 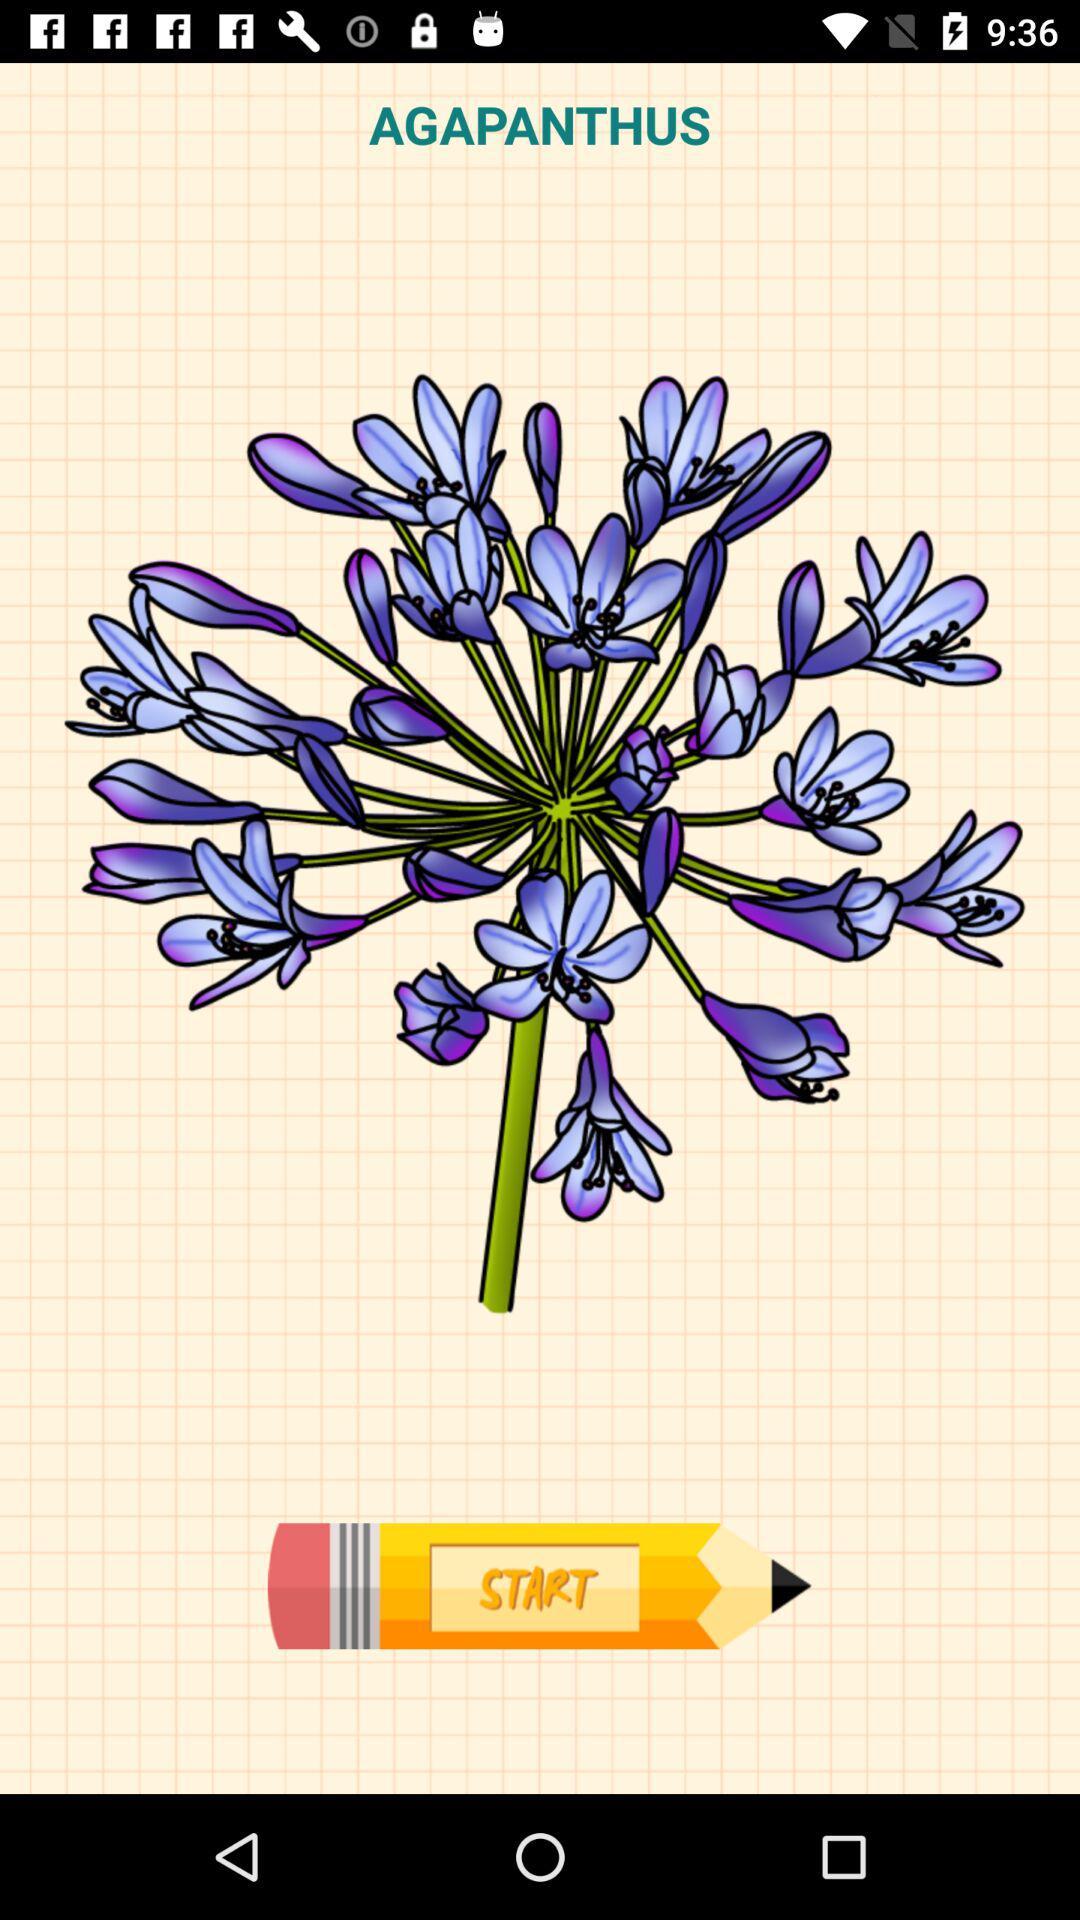 What do you see at coordinates (538, 1585) in the screenshot?
I see `start game` at bounding box center [538, 1585].